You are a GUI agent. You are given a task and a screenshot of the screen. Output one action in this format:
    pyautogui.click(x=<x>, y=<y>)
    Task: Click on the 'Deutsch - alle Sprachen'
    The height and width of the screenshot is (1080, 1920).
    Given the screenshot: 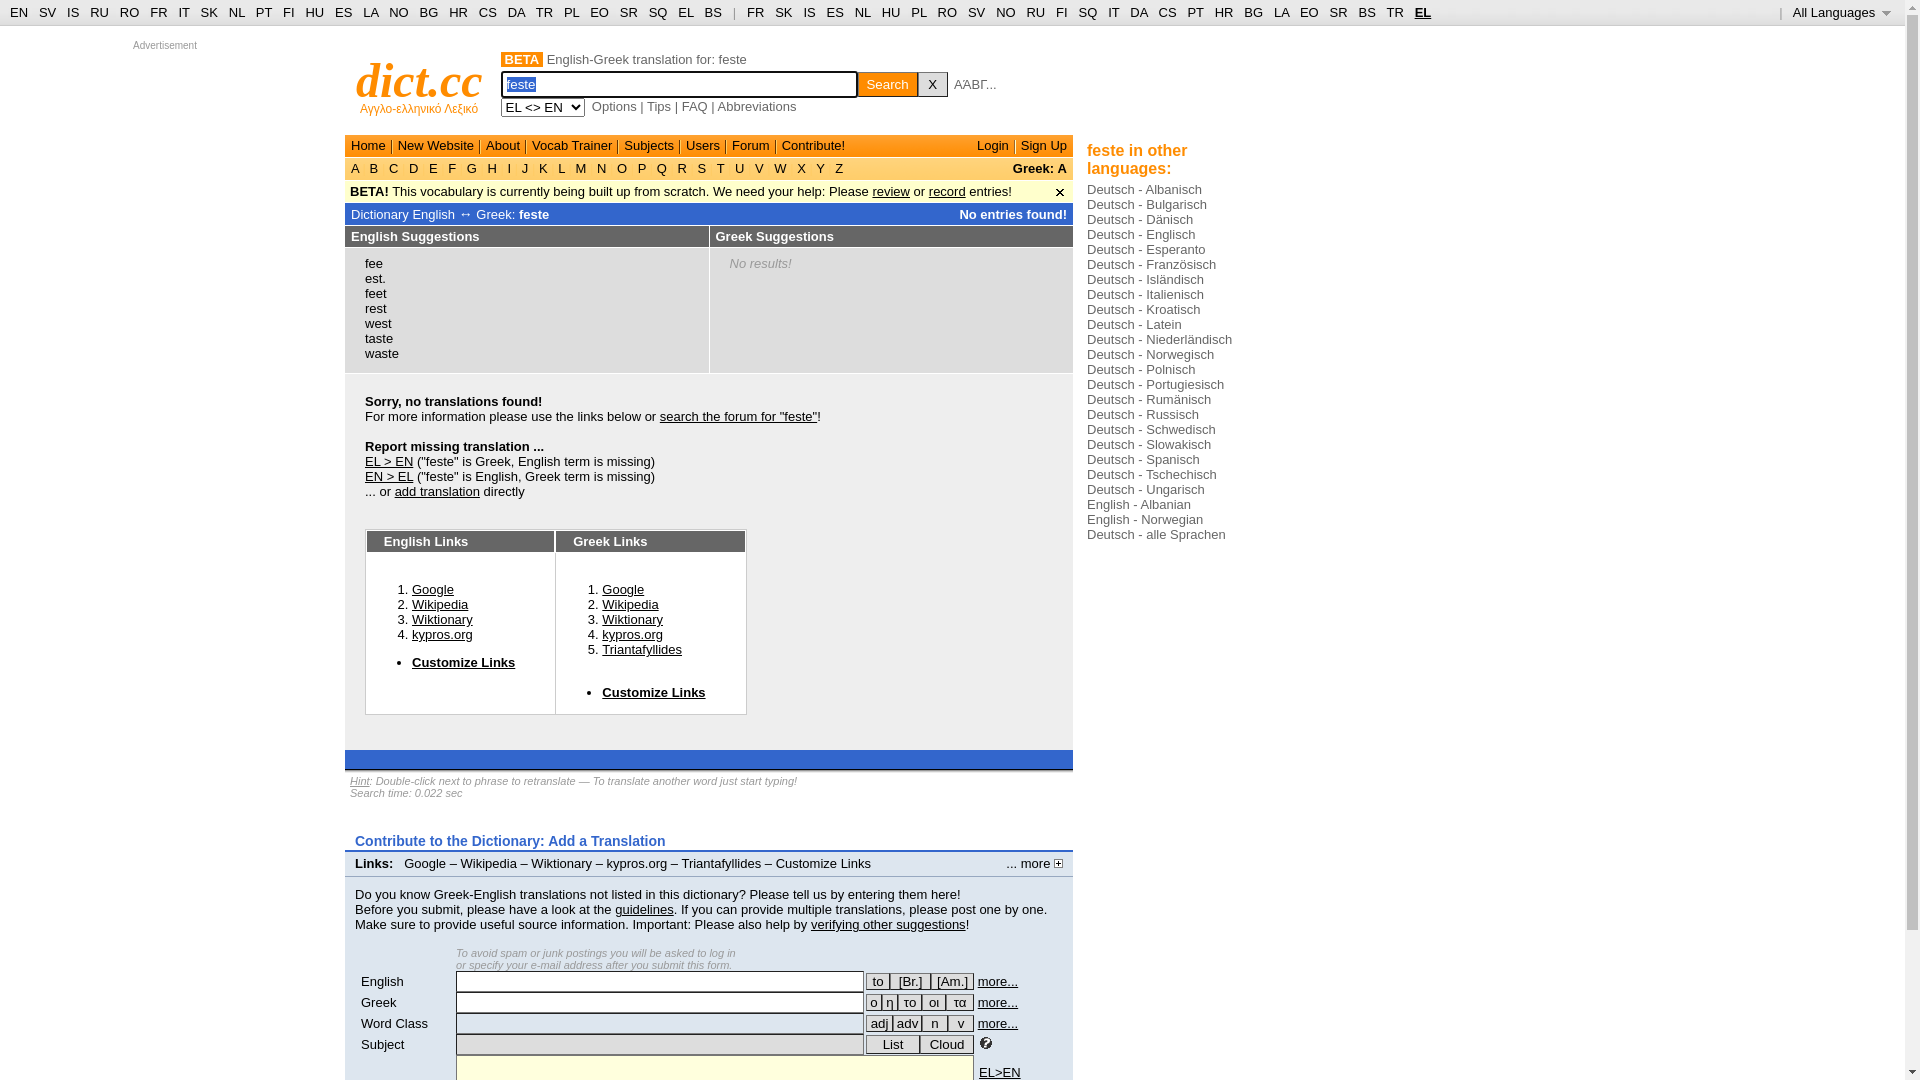 What is the action you would take?
    pyautogui.click(x=1156, y=533)
    